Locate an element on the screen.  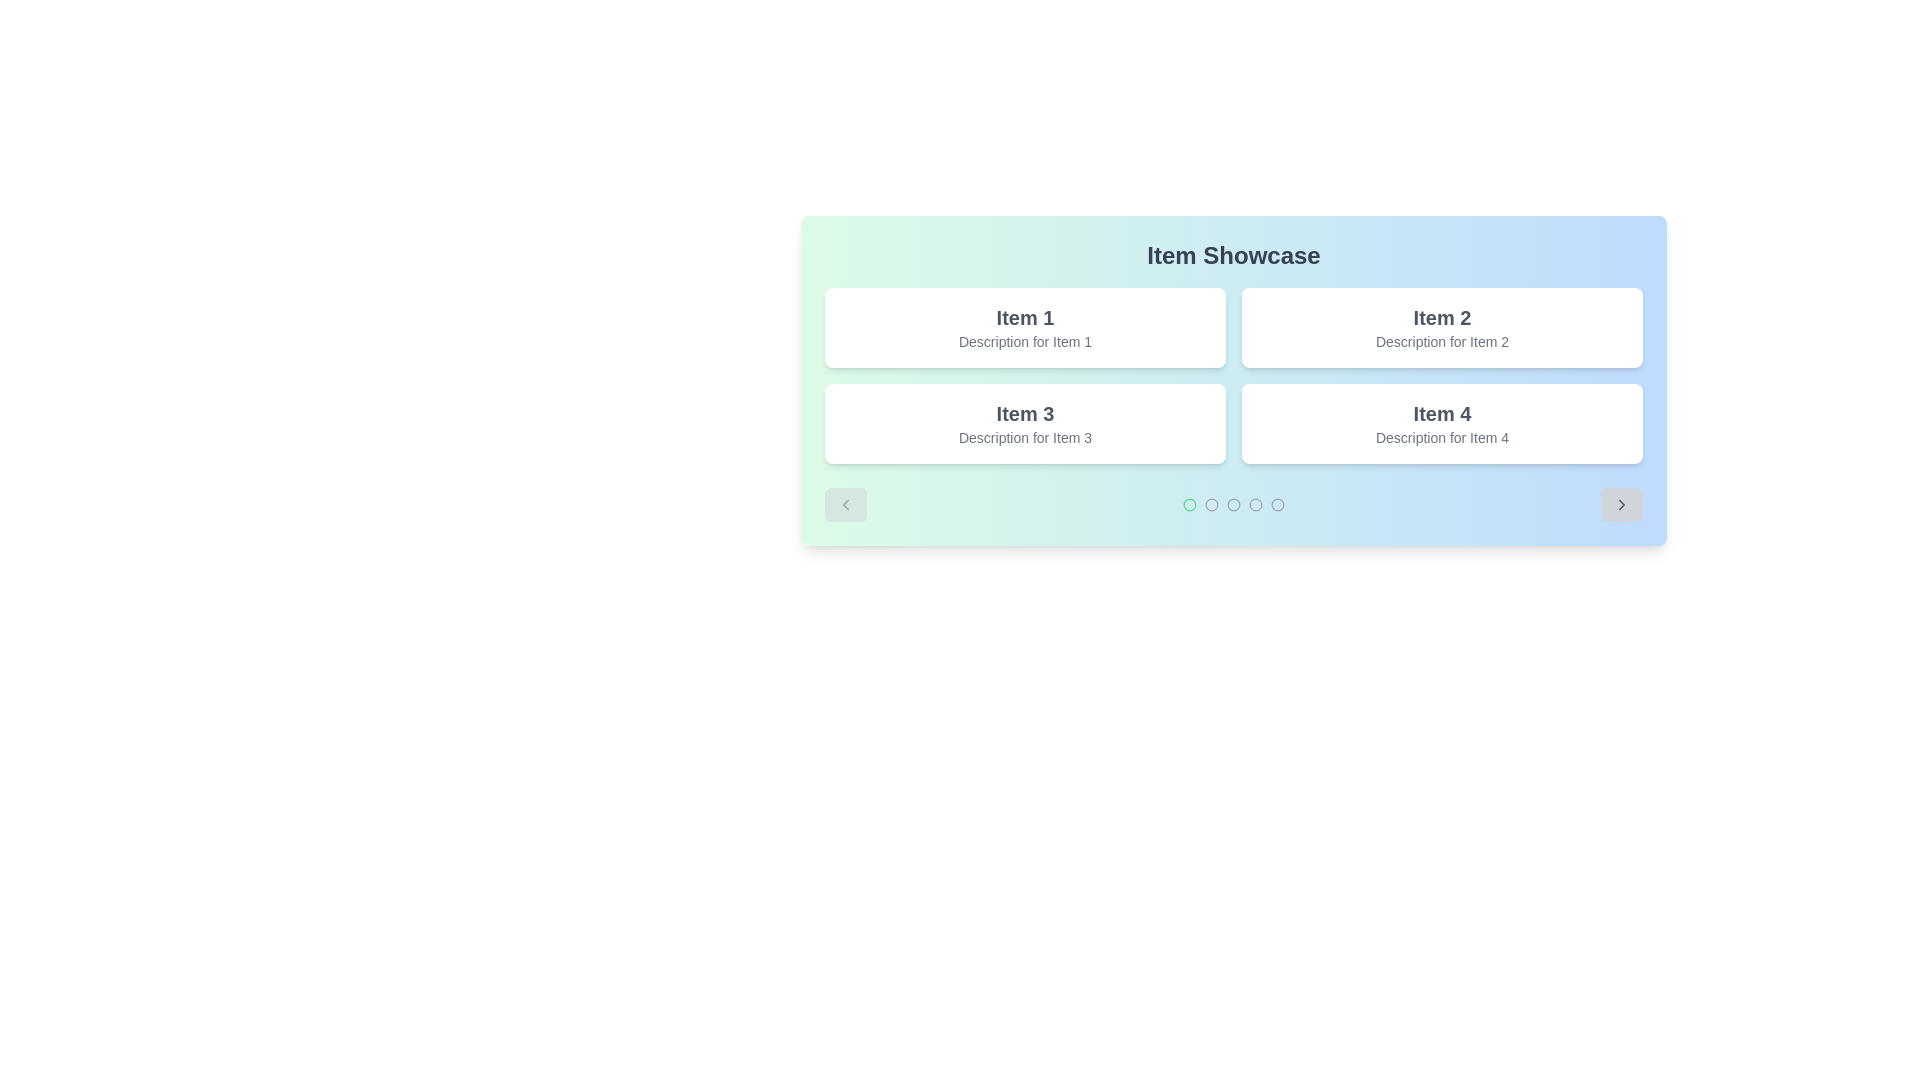
the second gray circular indicator in the row of five circles at the bottom center of the card interface is located at coordinates (1210, 504).